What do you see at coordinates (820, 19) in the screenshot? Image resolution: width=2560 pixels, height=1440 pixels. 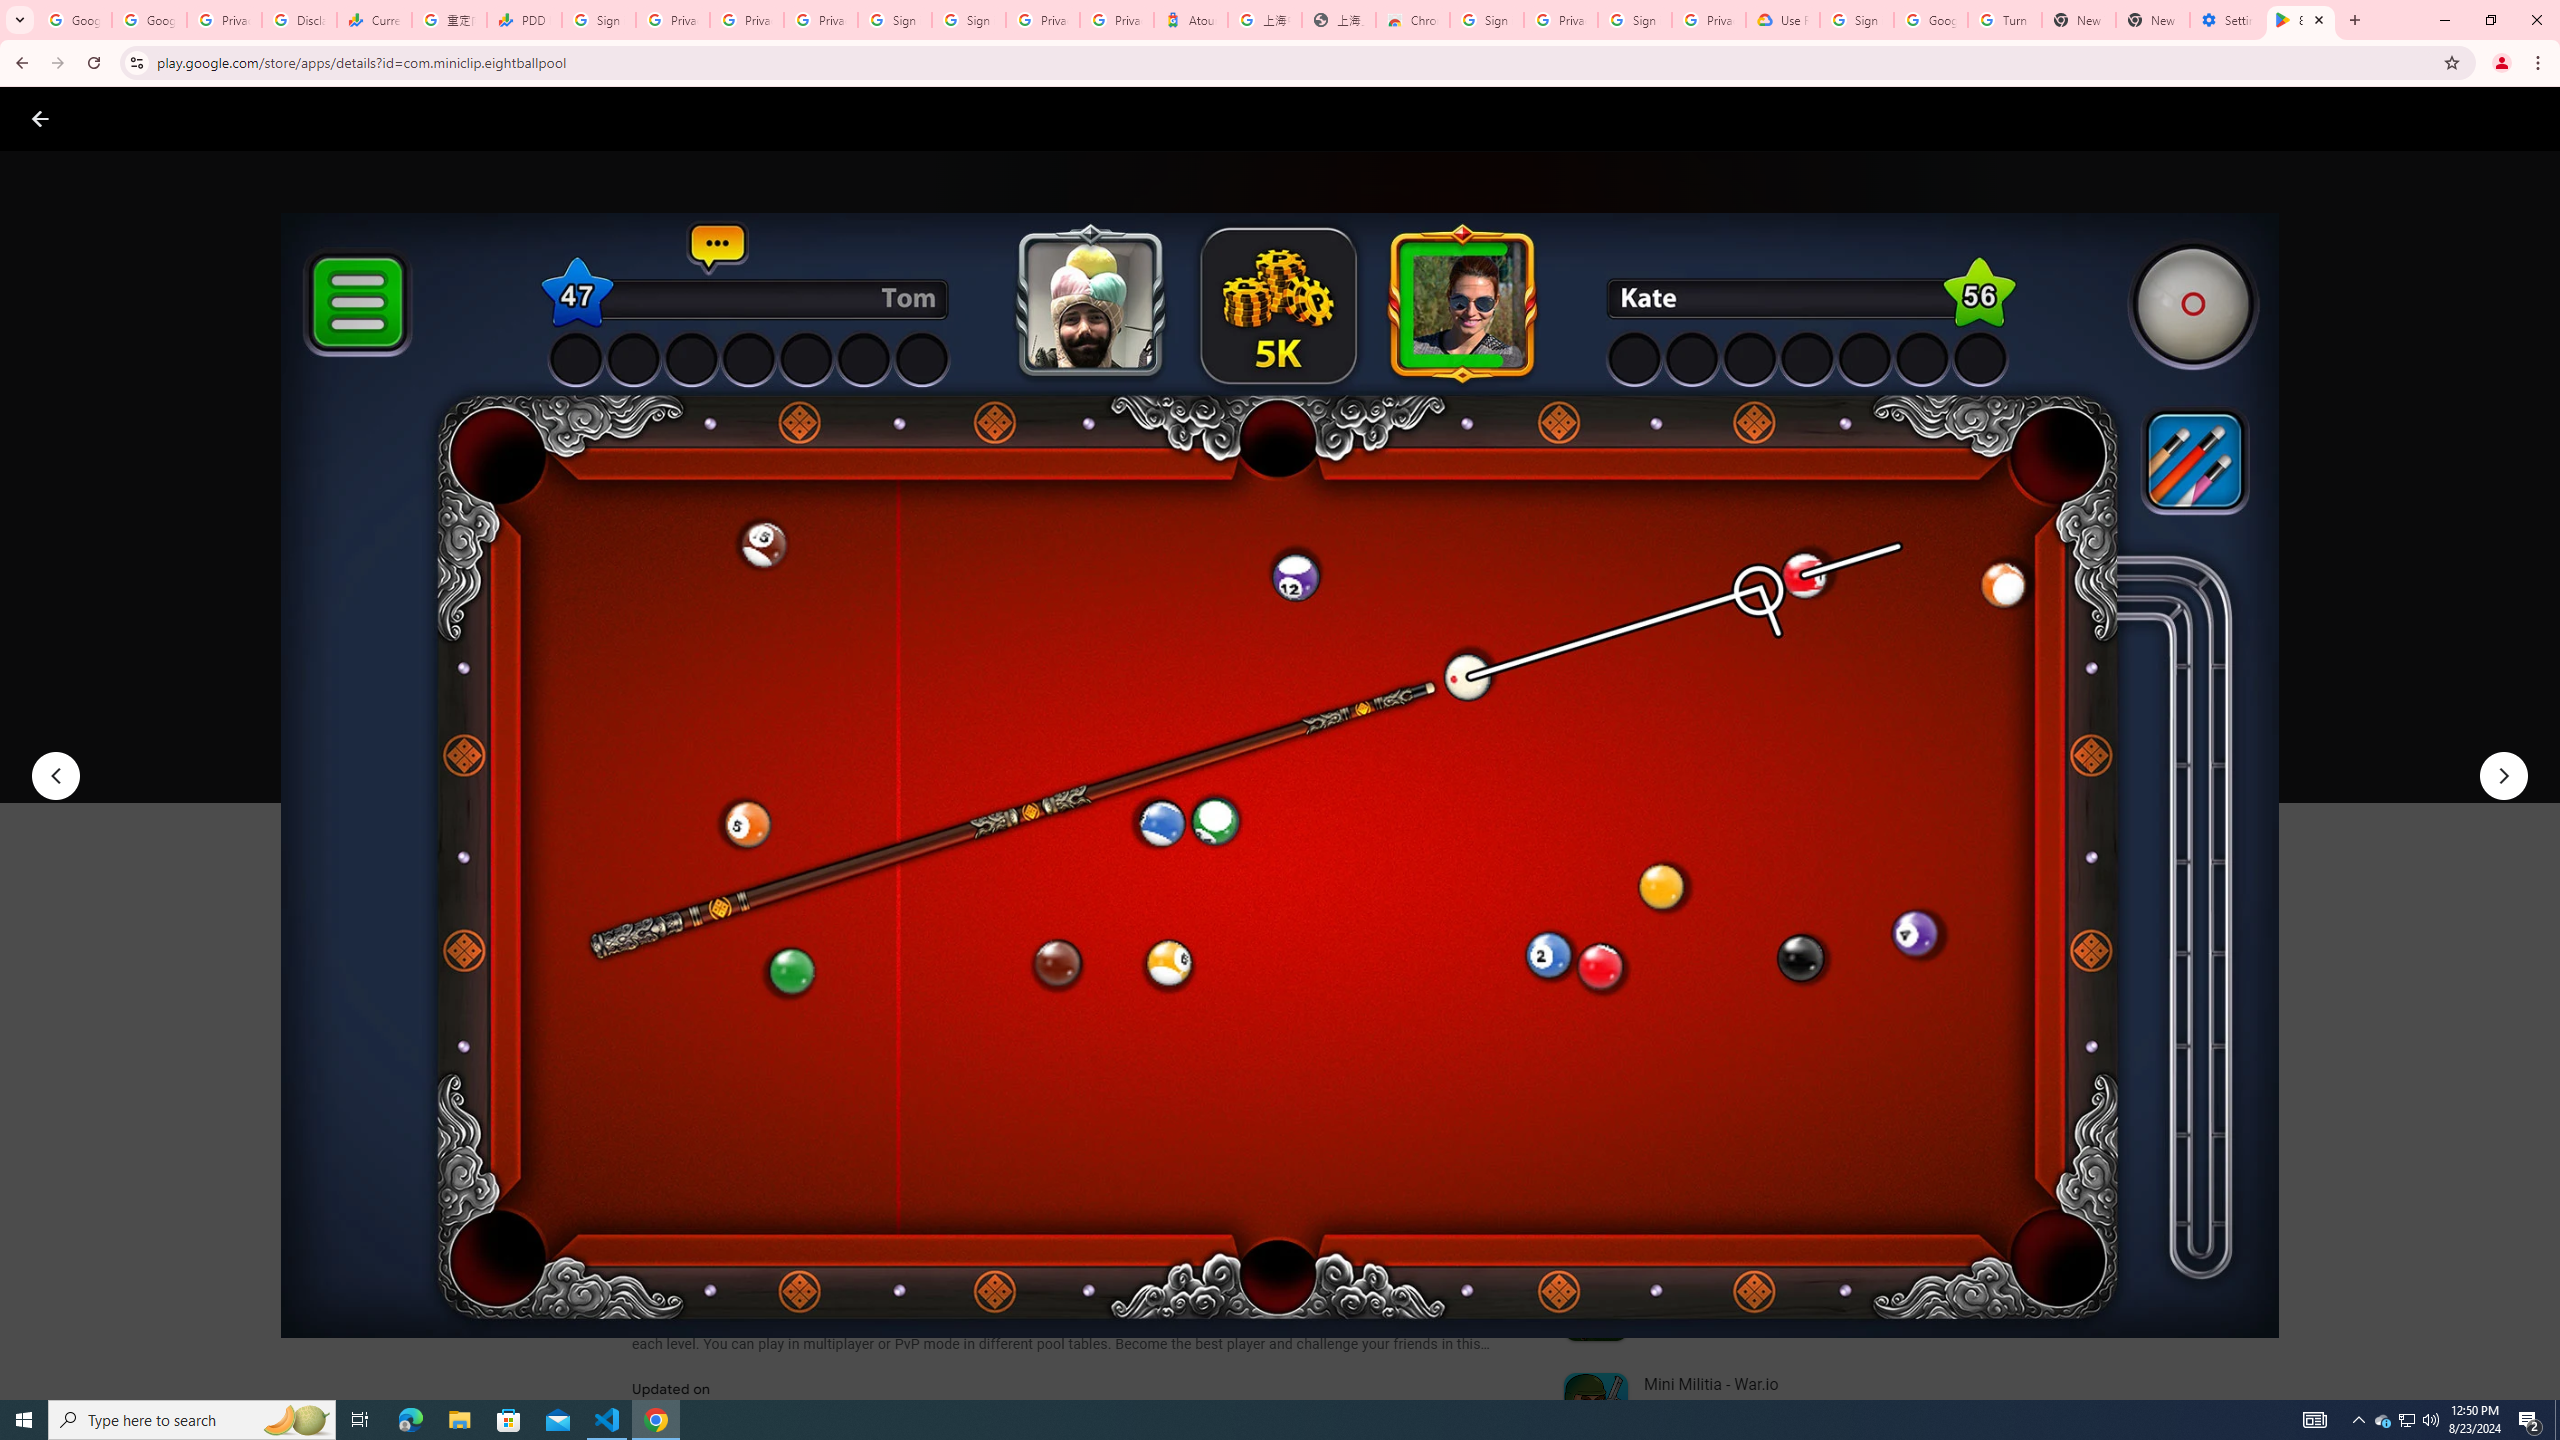 I see `'Privacy Checkup'` at bounding box center [820, 19].